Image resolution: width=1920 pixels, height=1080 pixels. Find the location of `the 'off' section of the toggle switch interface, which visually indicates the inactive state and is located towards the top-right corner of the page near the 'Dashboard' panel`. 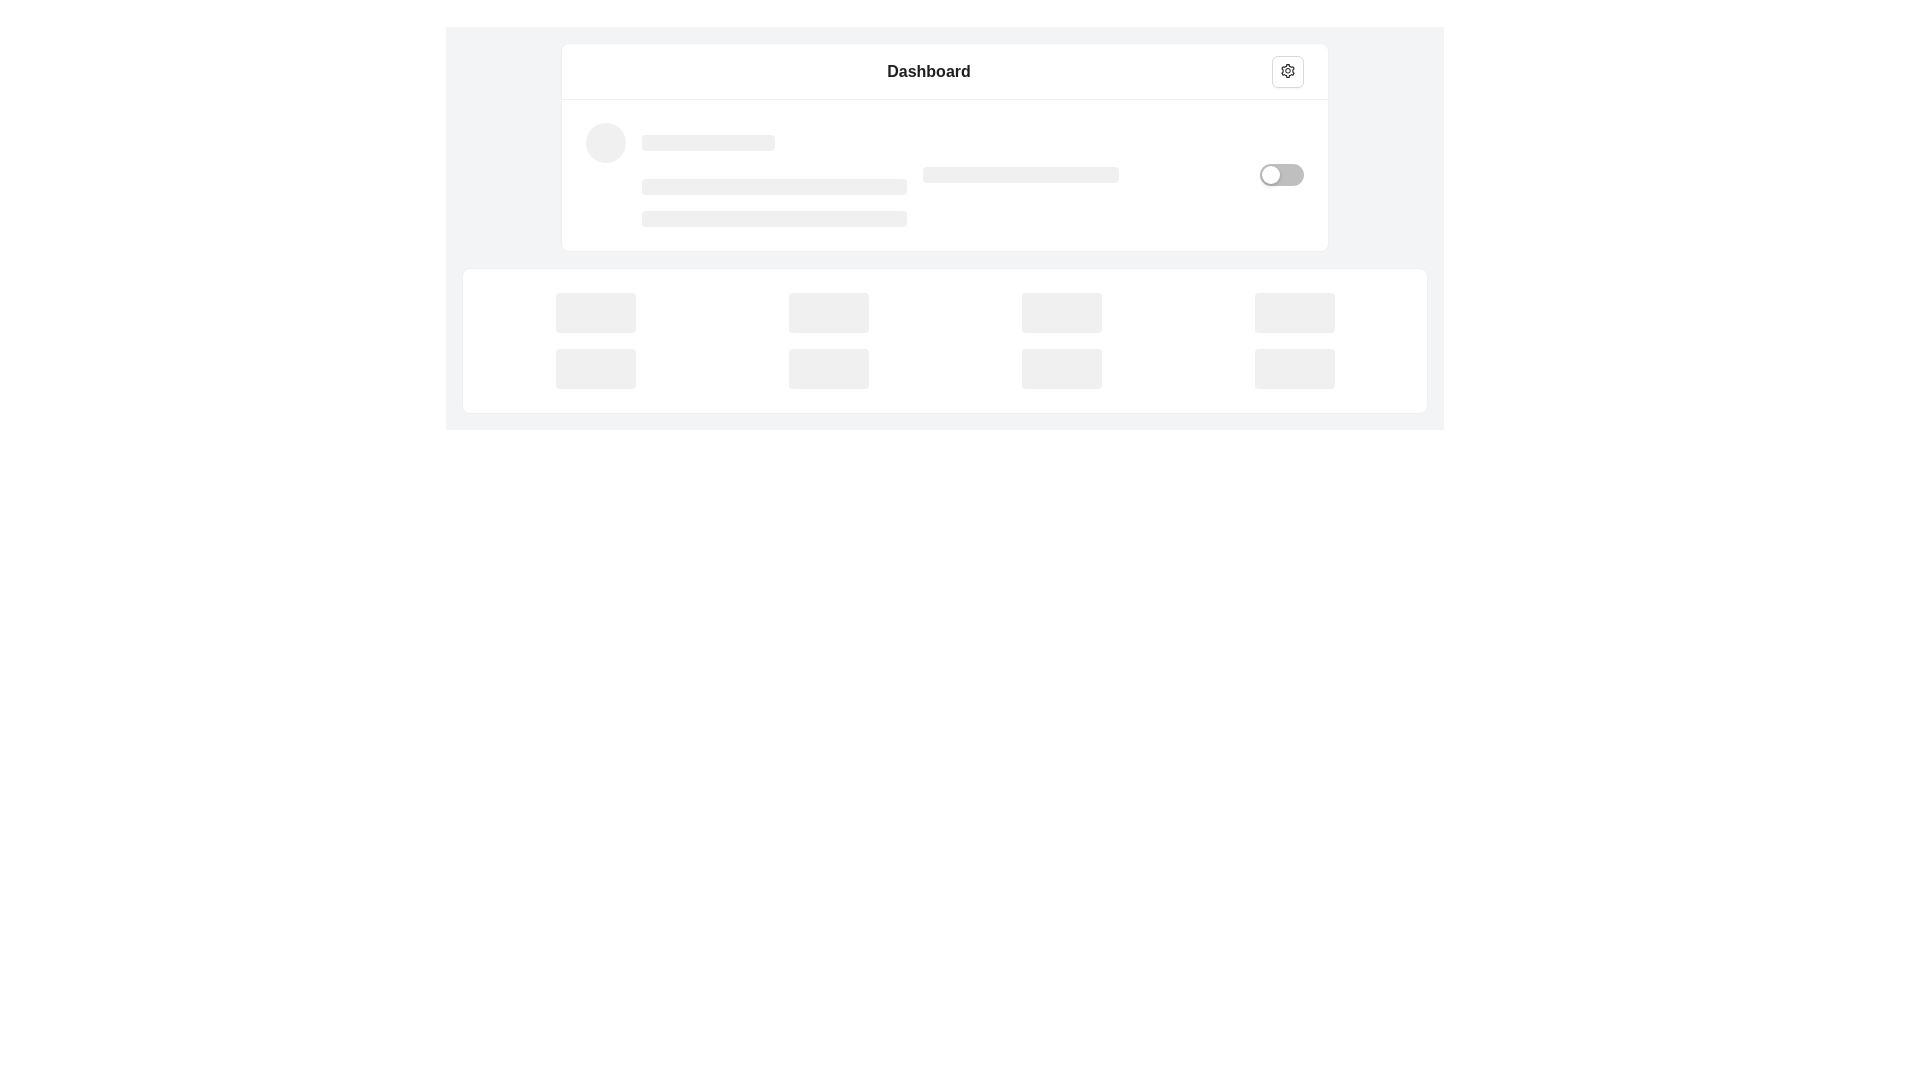

the 'off' section of the toggle switch interface, which visually indicates the inactive state and is located towards the top-right corner of the page near the 'Dashboard' panel is located at coordinates (1289, 173).